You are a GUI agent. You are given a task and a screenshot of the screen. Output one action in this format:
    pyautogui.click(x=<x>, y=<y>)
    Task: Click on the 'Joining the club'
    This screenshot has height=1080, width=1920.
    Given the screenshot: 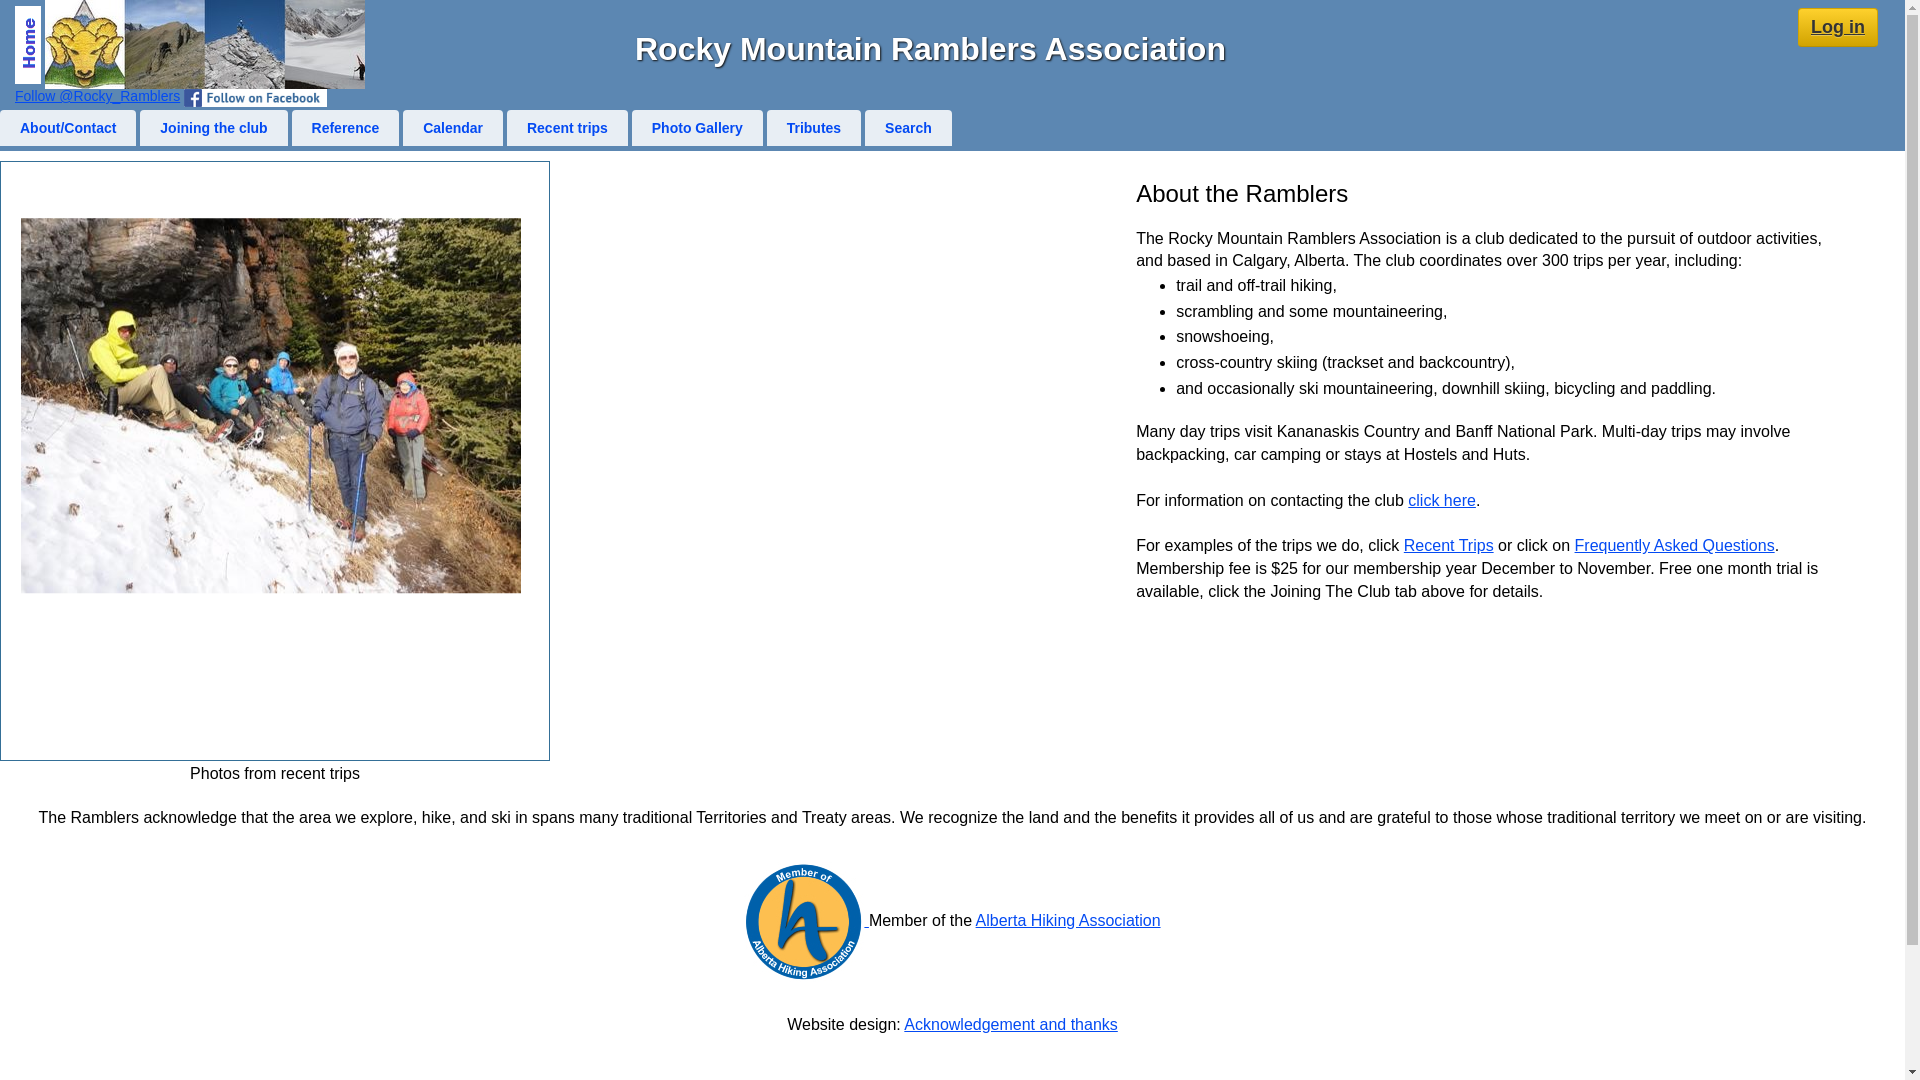 What is the action you would take?
    pyautogui.click(x=213, y=127)
    